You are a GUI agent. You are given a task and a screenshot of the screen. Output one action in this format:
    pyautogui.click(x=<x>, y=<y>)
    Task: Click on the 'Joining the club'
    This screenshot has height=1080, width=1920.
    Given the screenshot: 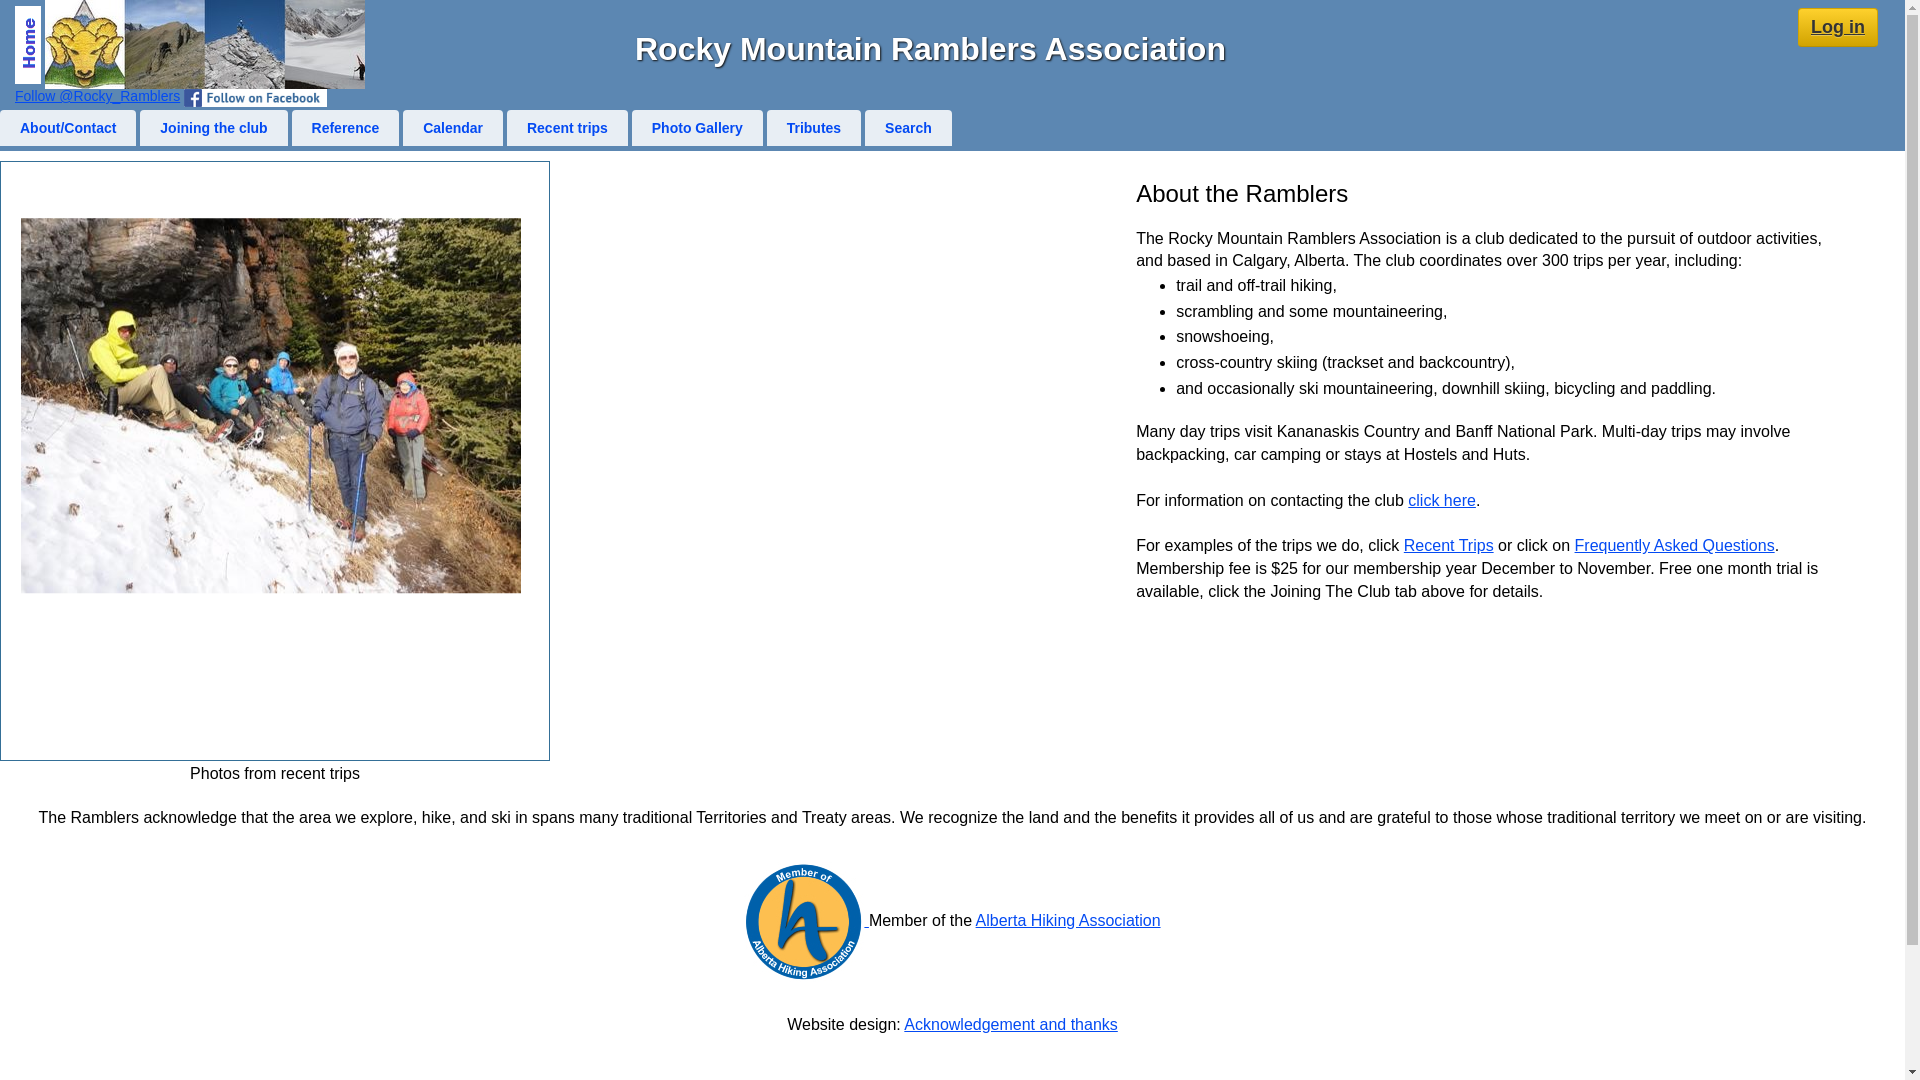 What is the action you would take?
    pyautogui.click(x=213, y=127)
    